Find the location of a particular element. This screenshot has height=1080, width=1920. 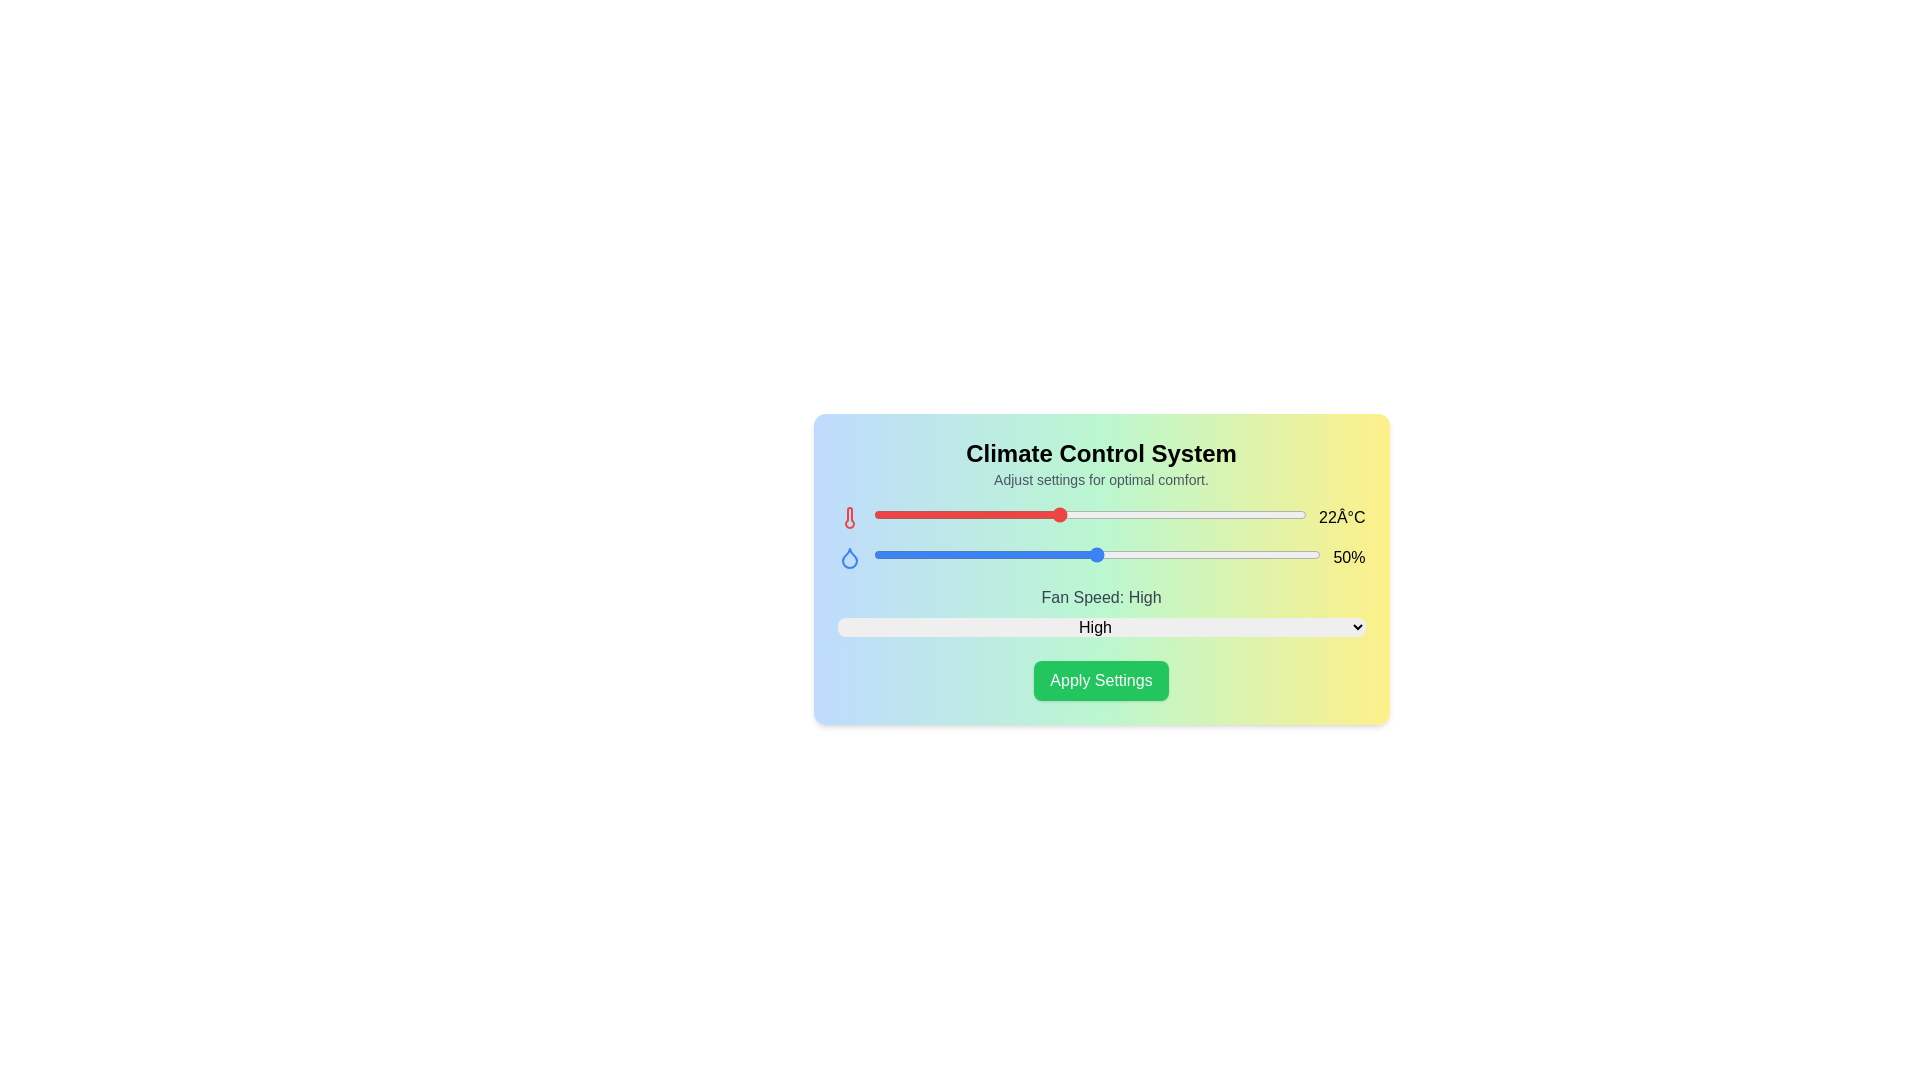

the humidity slider to 59% is located at coordinates (1198, 555).